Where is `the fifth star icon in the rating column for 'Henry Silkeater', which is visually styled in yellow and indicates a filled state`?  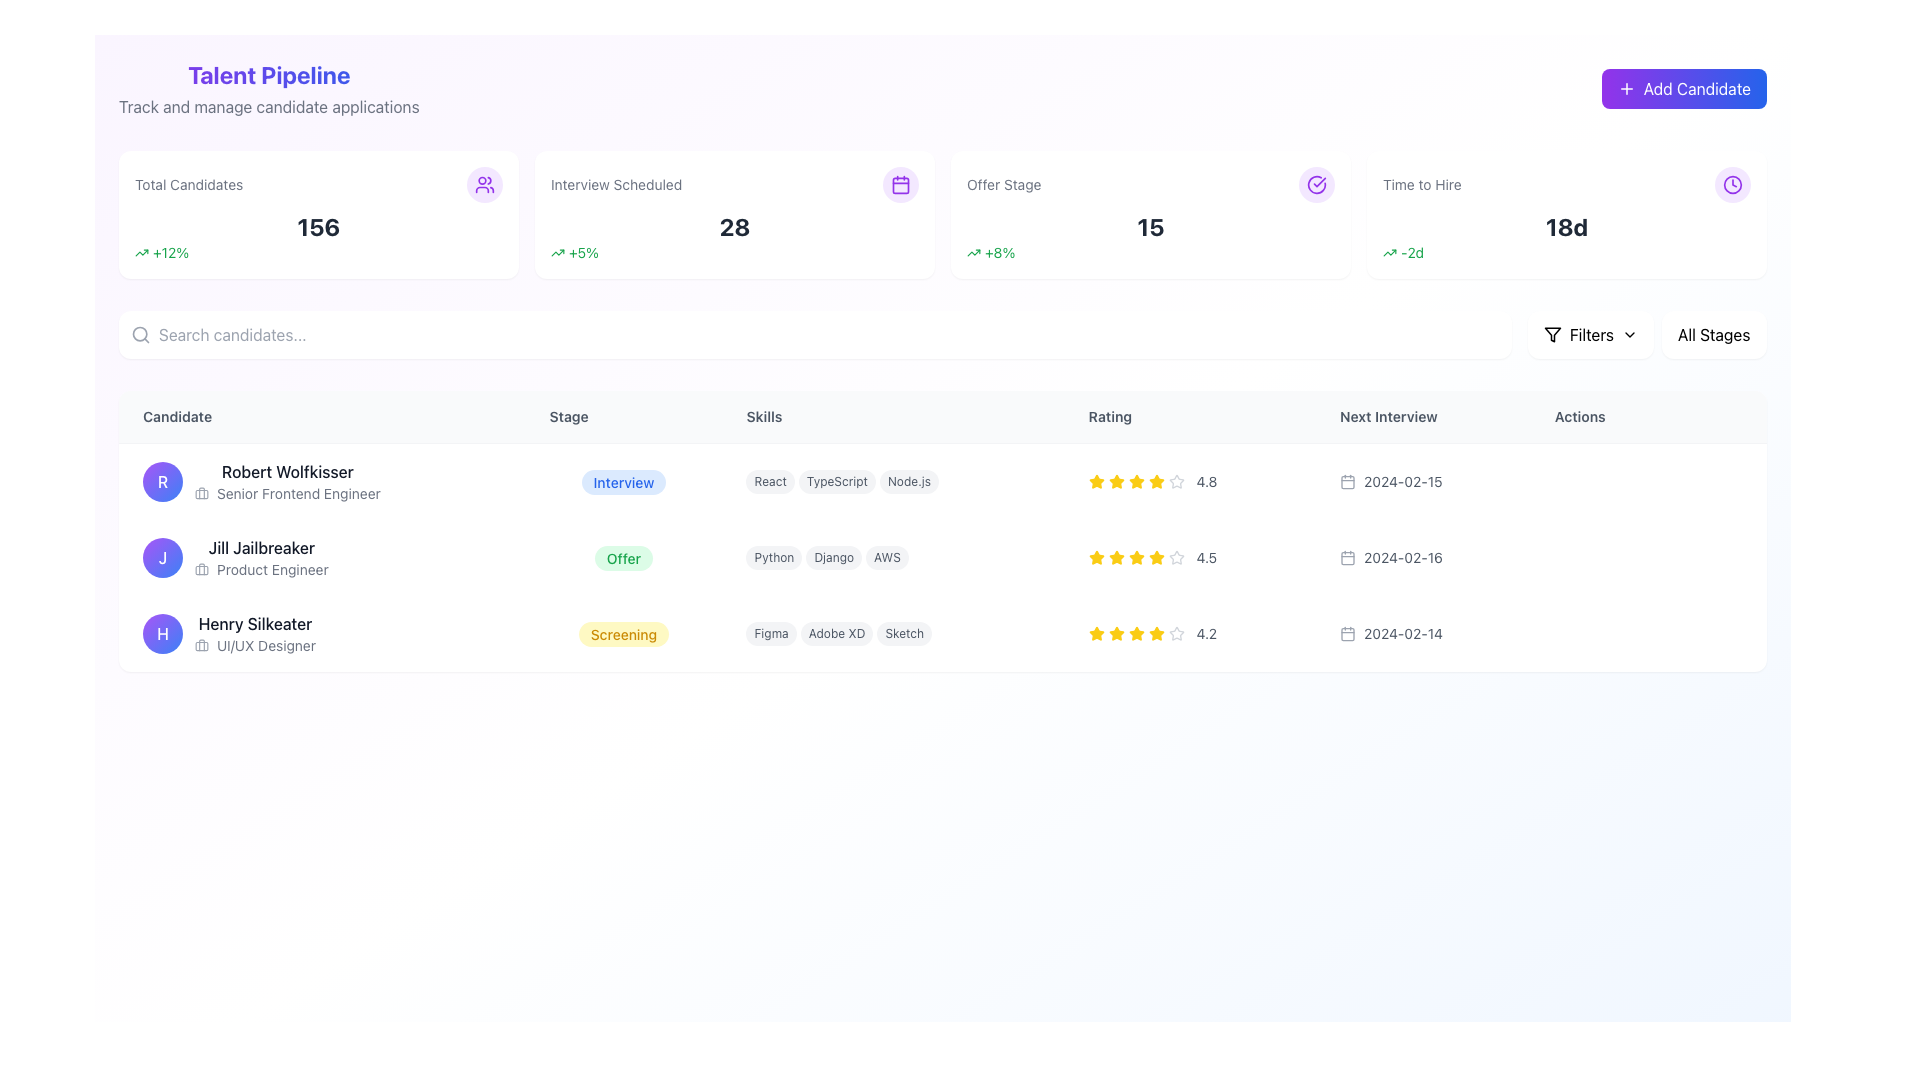
the fifth star icon in the rating column for 'Henry Silkeater', which is visually styled in yellow and indicates a filled state is located at coordinates (1156, 633).